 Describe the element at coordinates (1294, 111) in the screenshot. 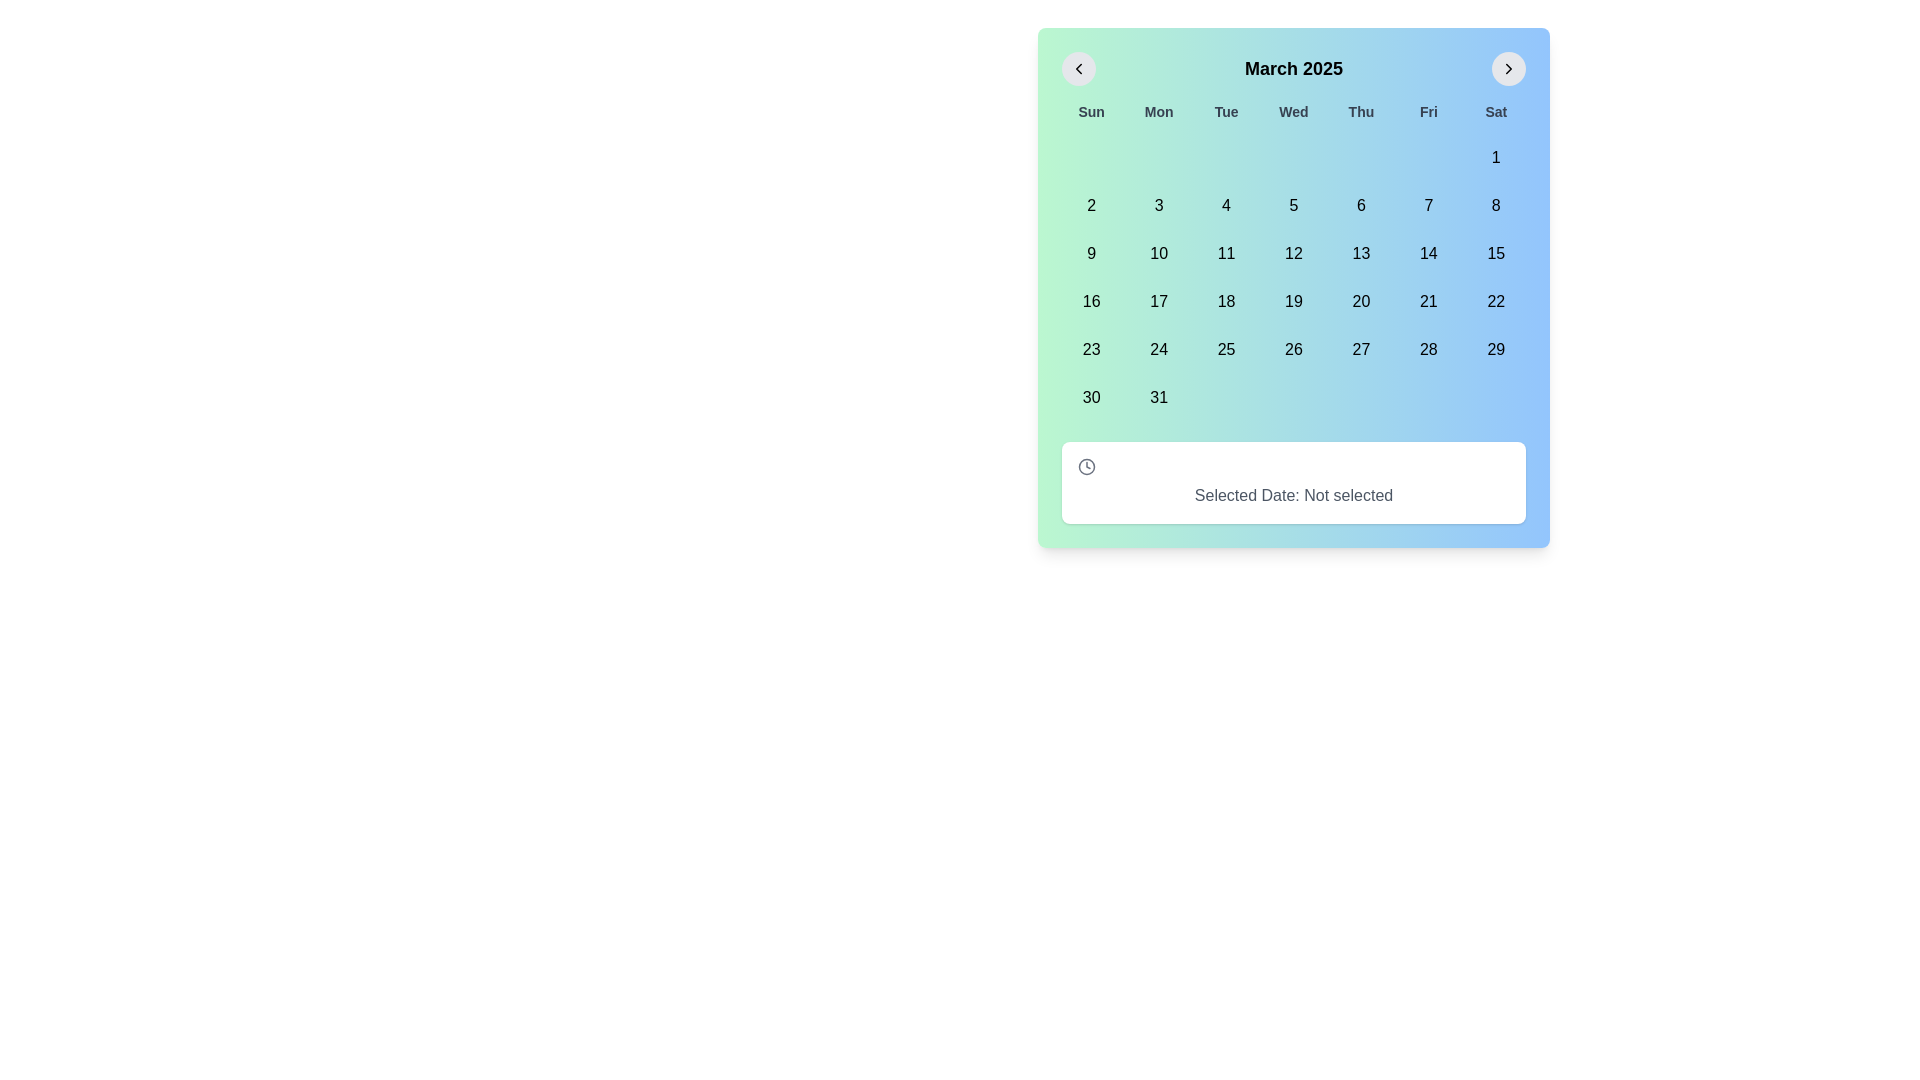

I see `the horizontal row of abbreviated weekday labels (Sun to Sat)` at that location.